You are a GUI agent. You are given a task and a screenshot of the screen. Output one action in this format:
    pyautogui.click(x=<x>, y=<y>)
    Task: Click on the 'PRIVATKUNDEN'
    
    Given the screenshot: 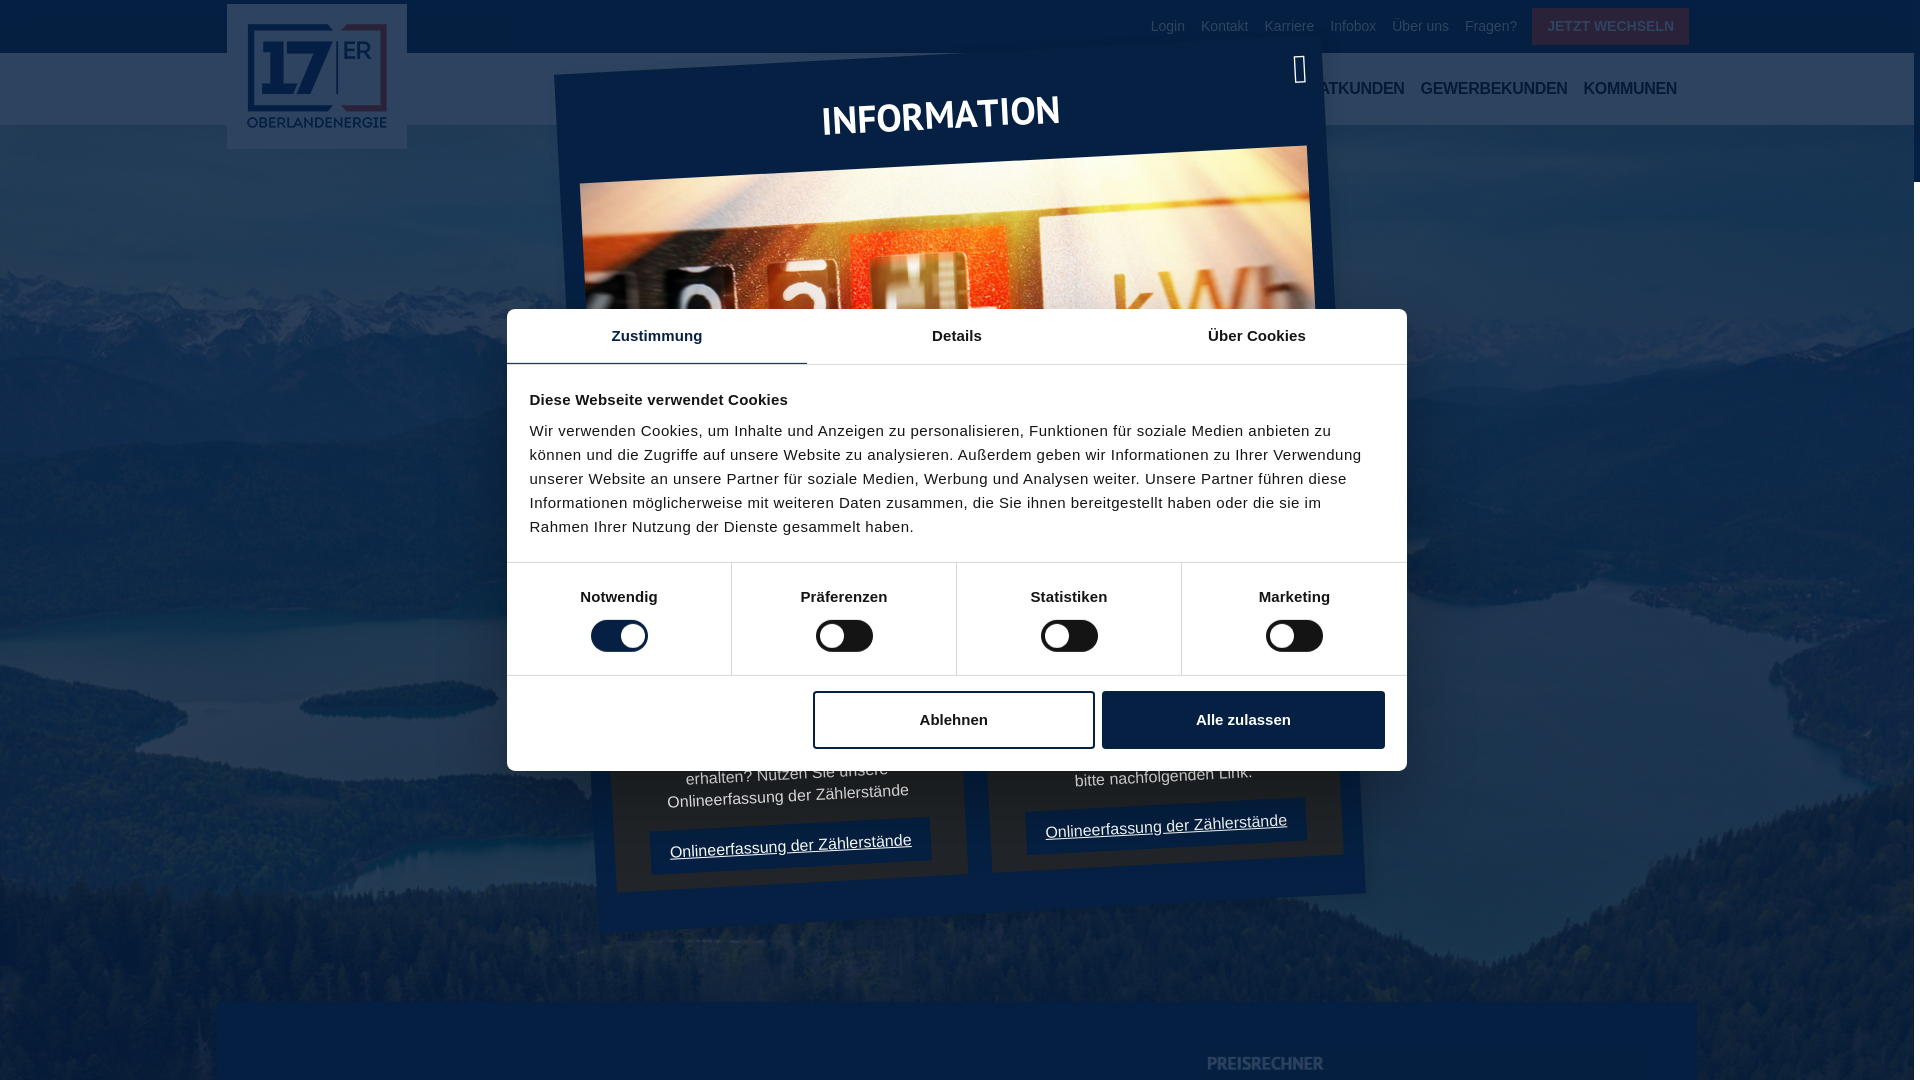 What is the action you would take?
    pyautogui.click(x=1283, y=92)
    